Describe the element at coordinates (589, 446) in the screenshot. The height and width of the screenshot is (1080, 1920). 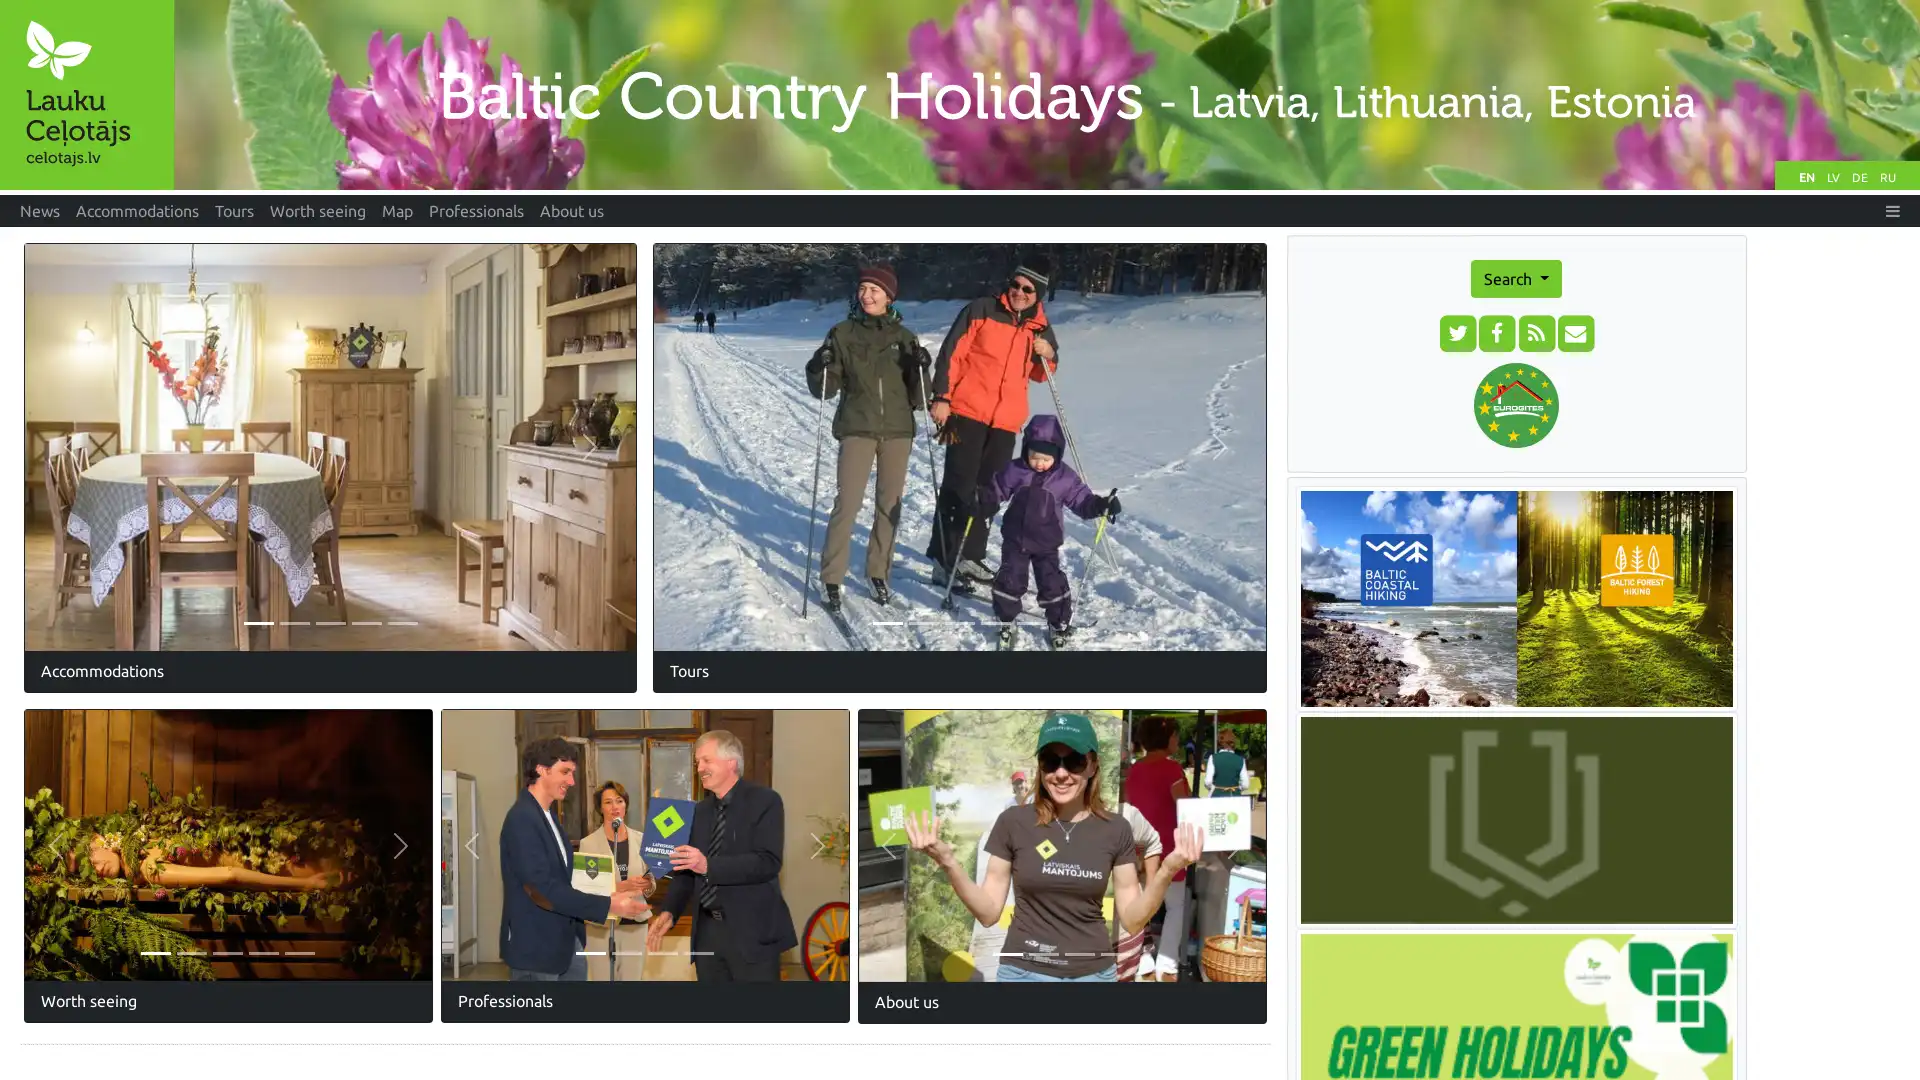
I see `Next` at that location.